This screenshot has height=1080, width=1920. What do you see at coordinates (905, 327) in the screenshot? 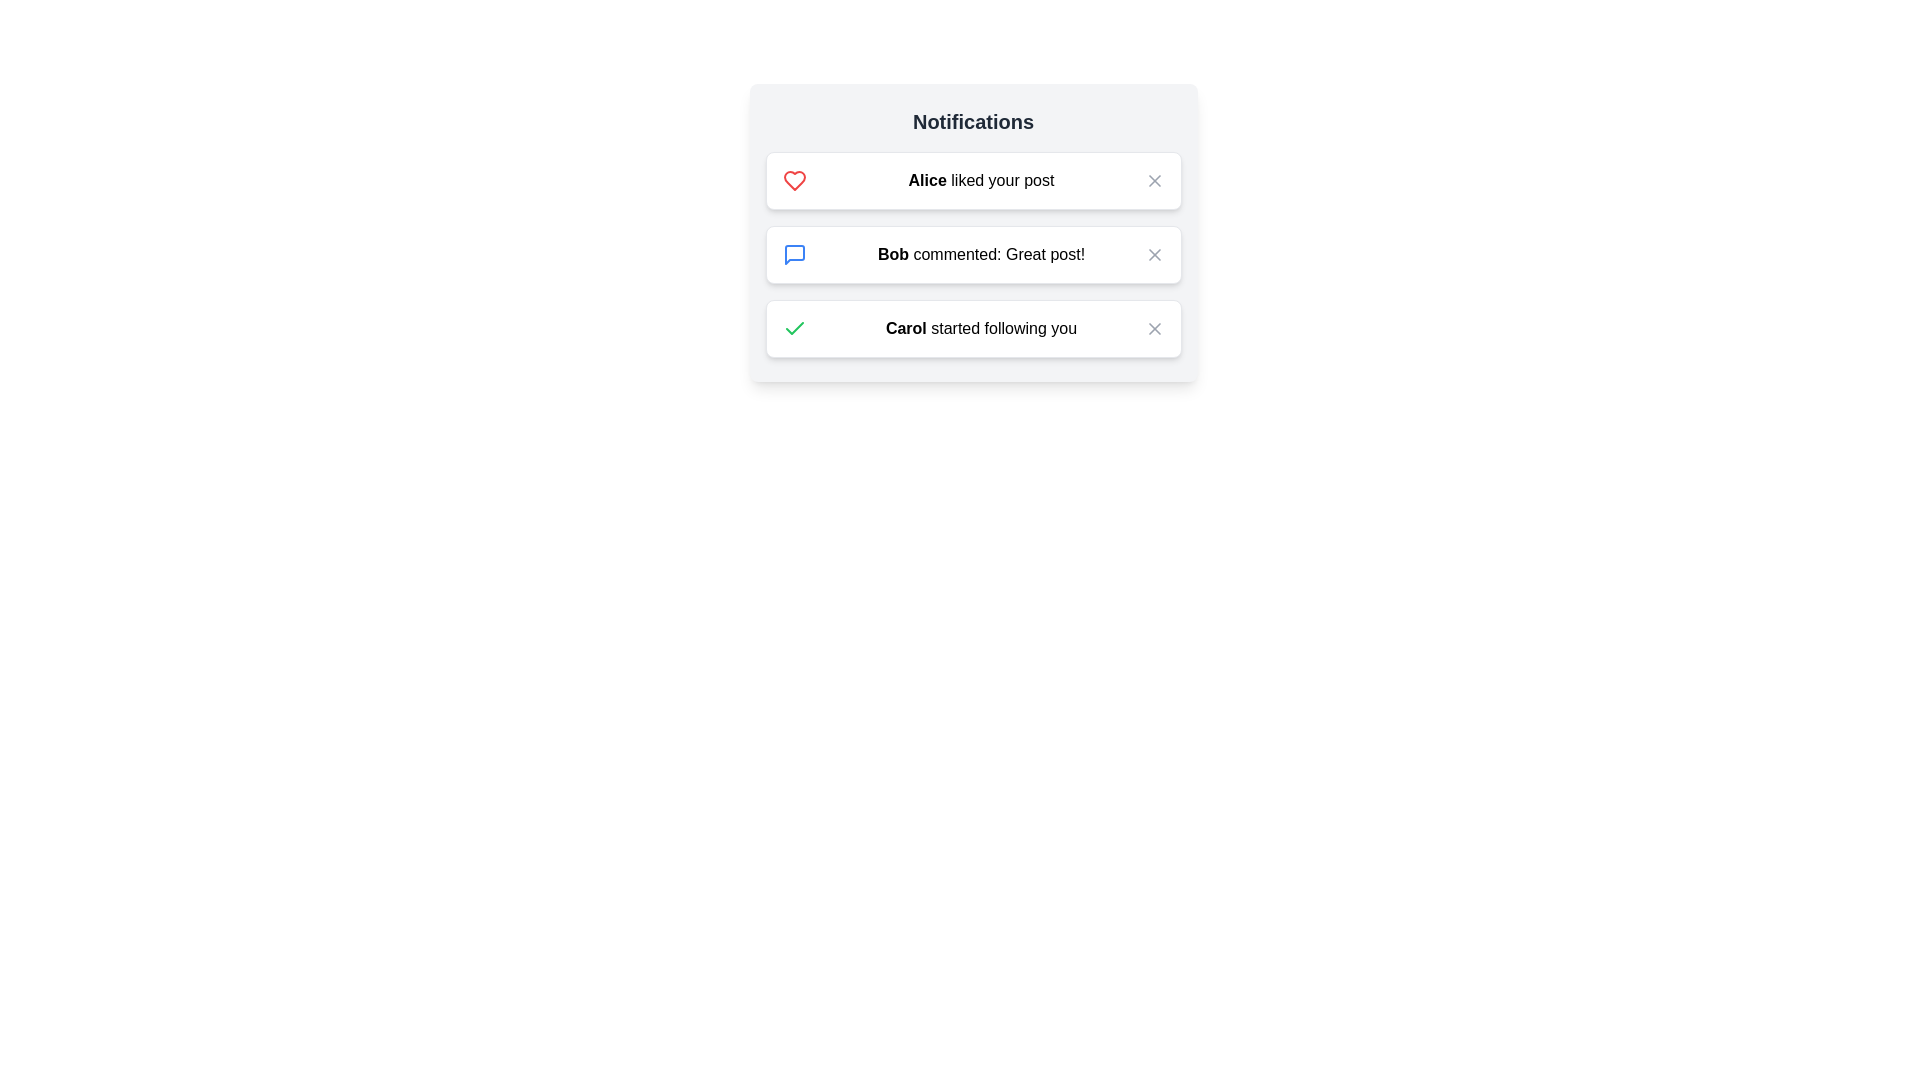
I see `the bolded text 'Carol' in the third notification of the Notifications modal dialogue, which is styled with a thicker font weight and positioned at the beginning of the notification's content description` at bounding box center [905, 327].